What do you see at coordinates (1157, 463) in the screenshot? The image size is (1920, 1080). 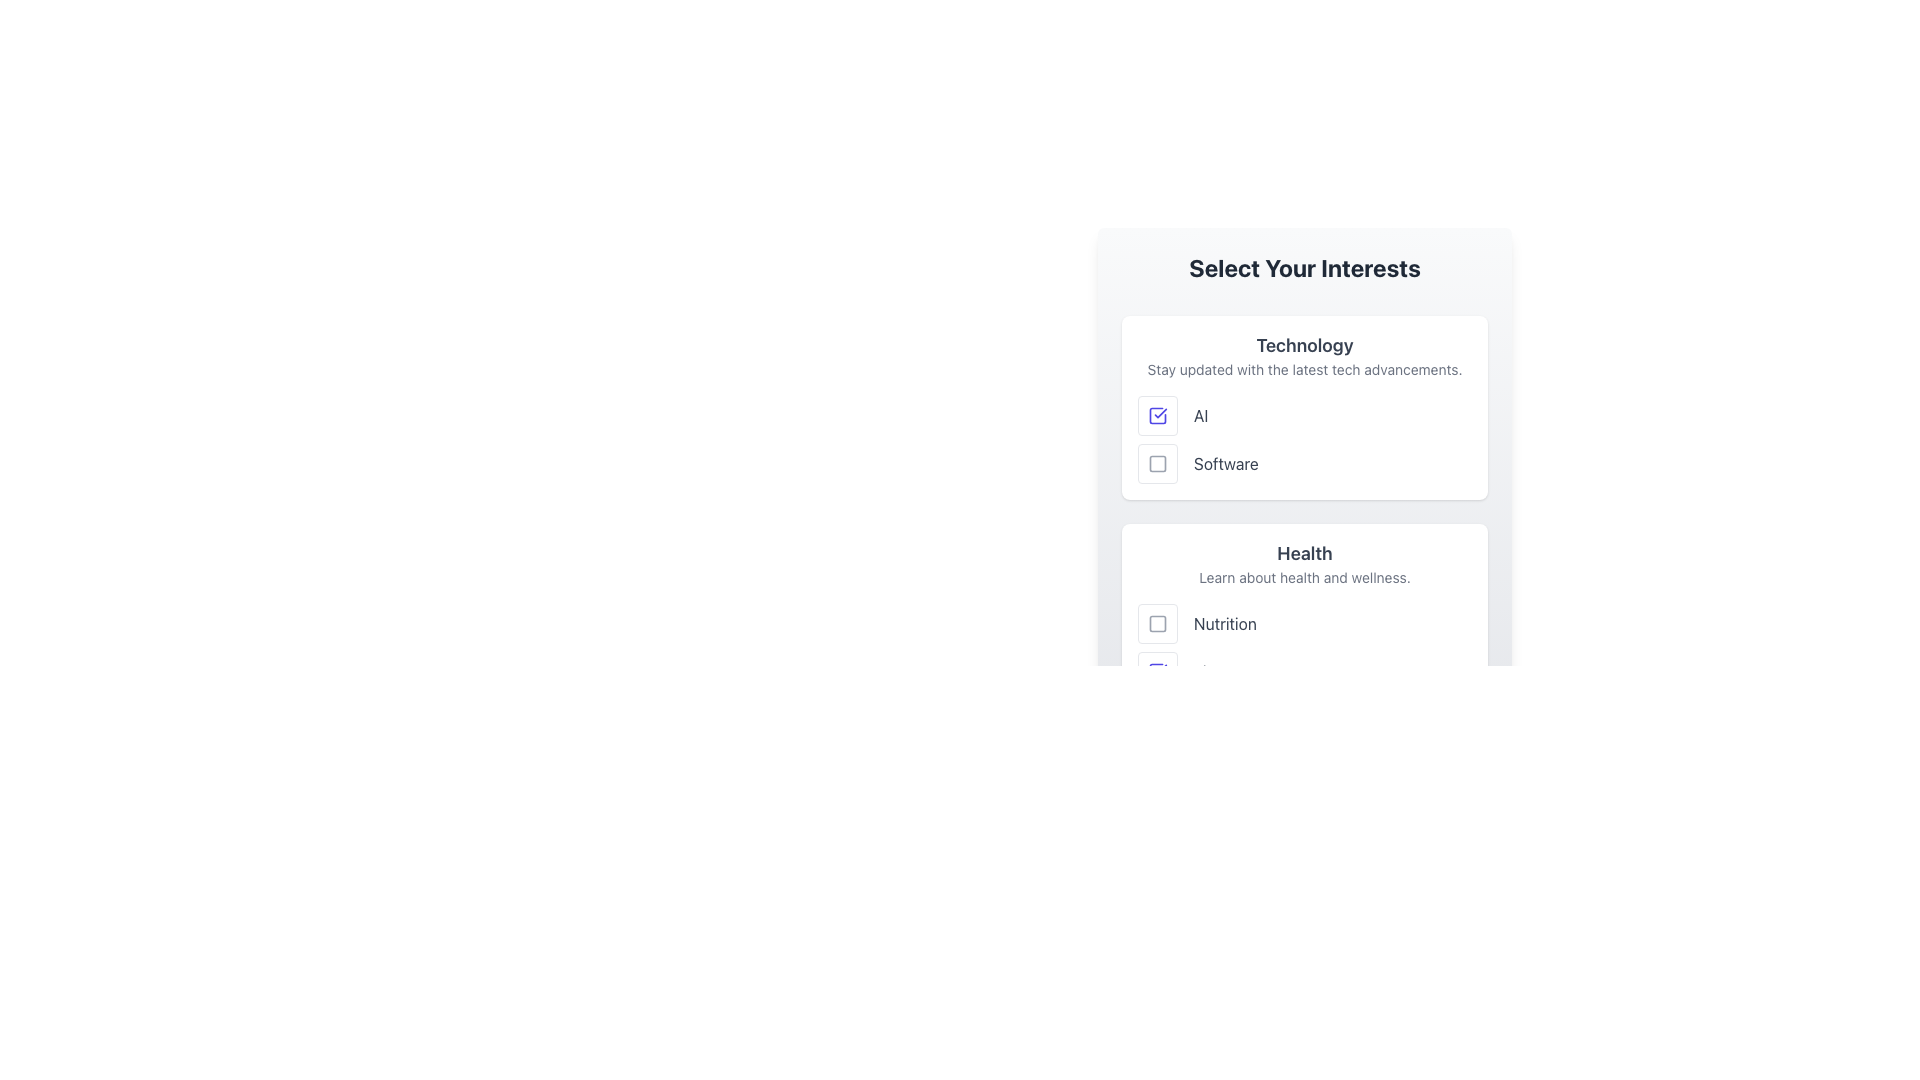 I see `the unselected checkbox adjacent to the 'Software' text label within the 'Technology' card` at bounding box center [1157, 463].